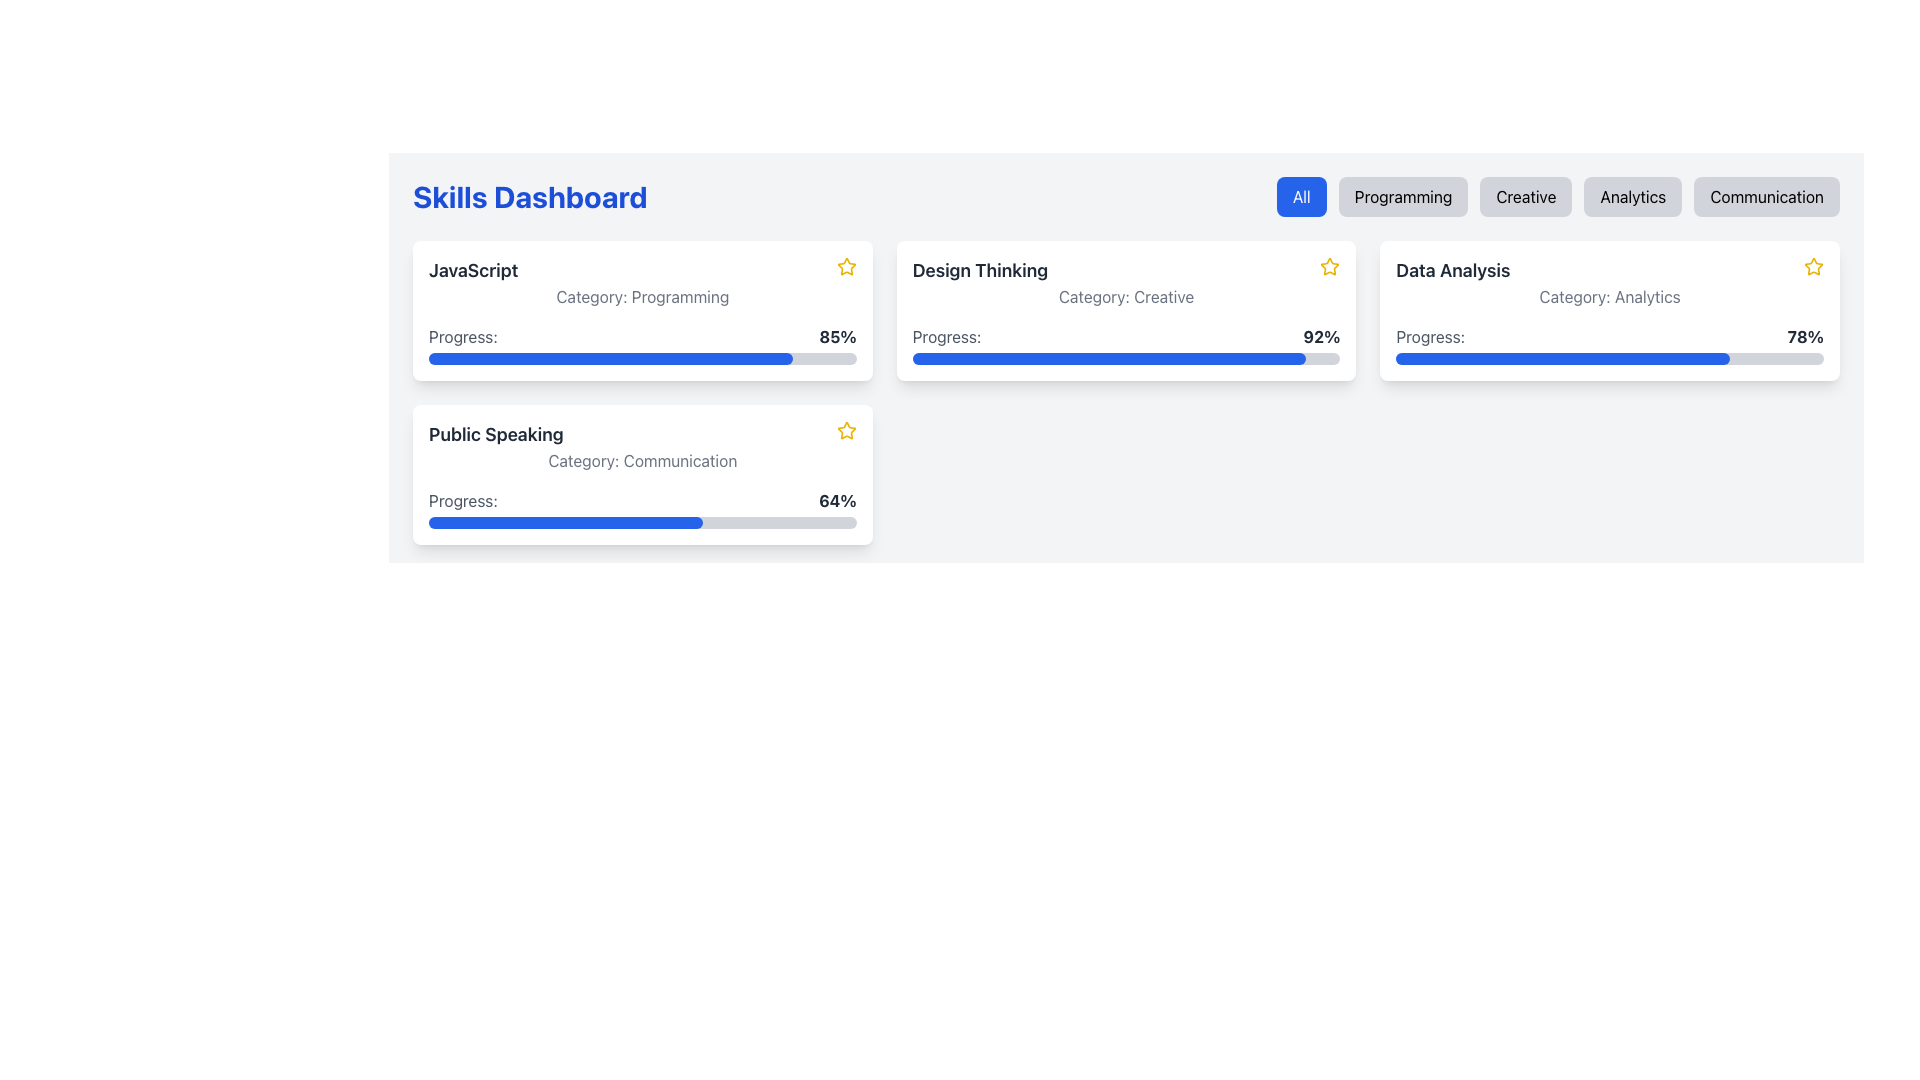 Image resolution: width=1920 pixels, height=1080 pixels. I want to click on the static text label displaying 'Category: Programming' located within the Skills Dashboard under the heading 'JavaScript', so click(642, 297).